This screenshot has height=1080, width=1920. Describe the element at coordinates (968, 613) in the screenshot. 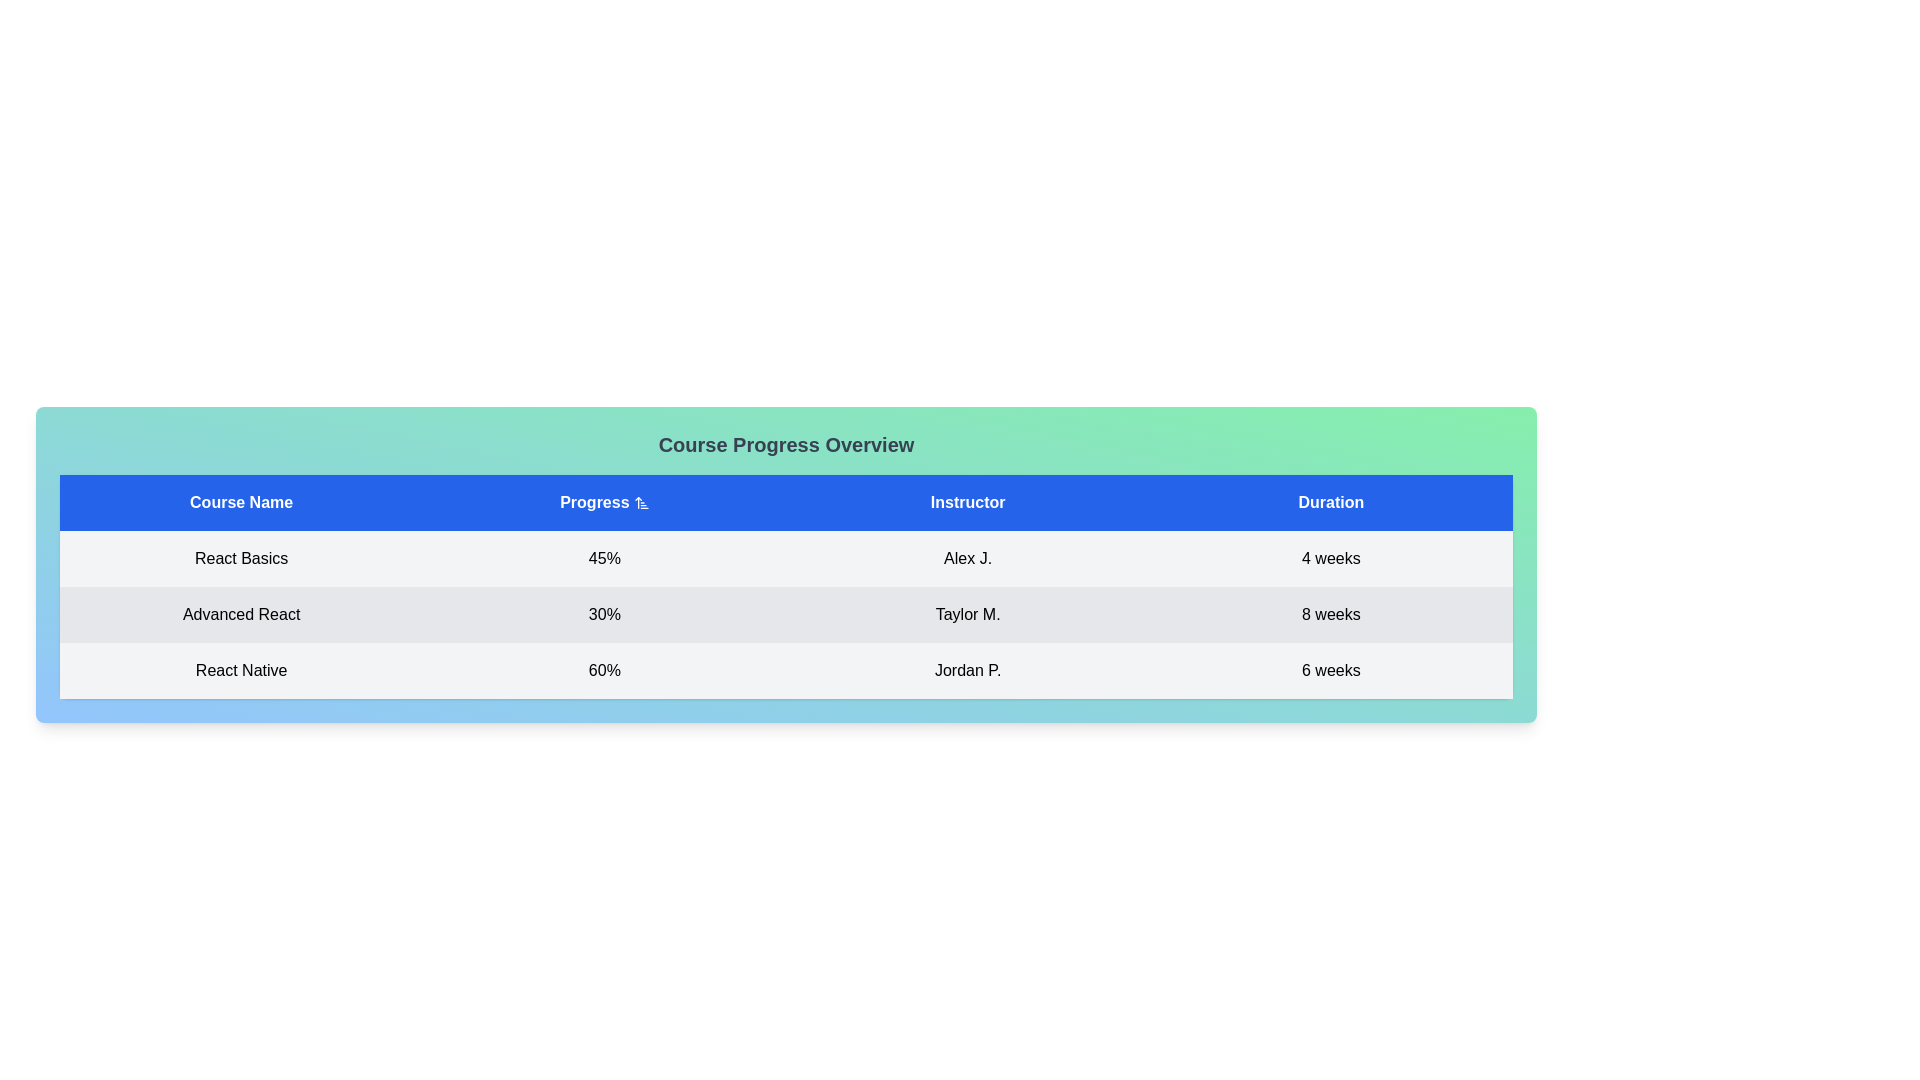

I see `text displayed for the instructor in the third cell of the second row in the 'Instructor' column of the course table` at that location.